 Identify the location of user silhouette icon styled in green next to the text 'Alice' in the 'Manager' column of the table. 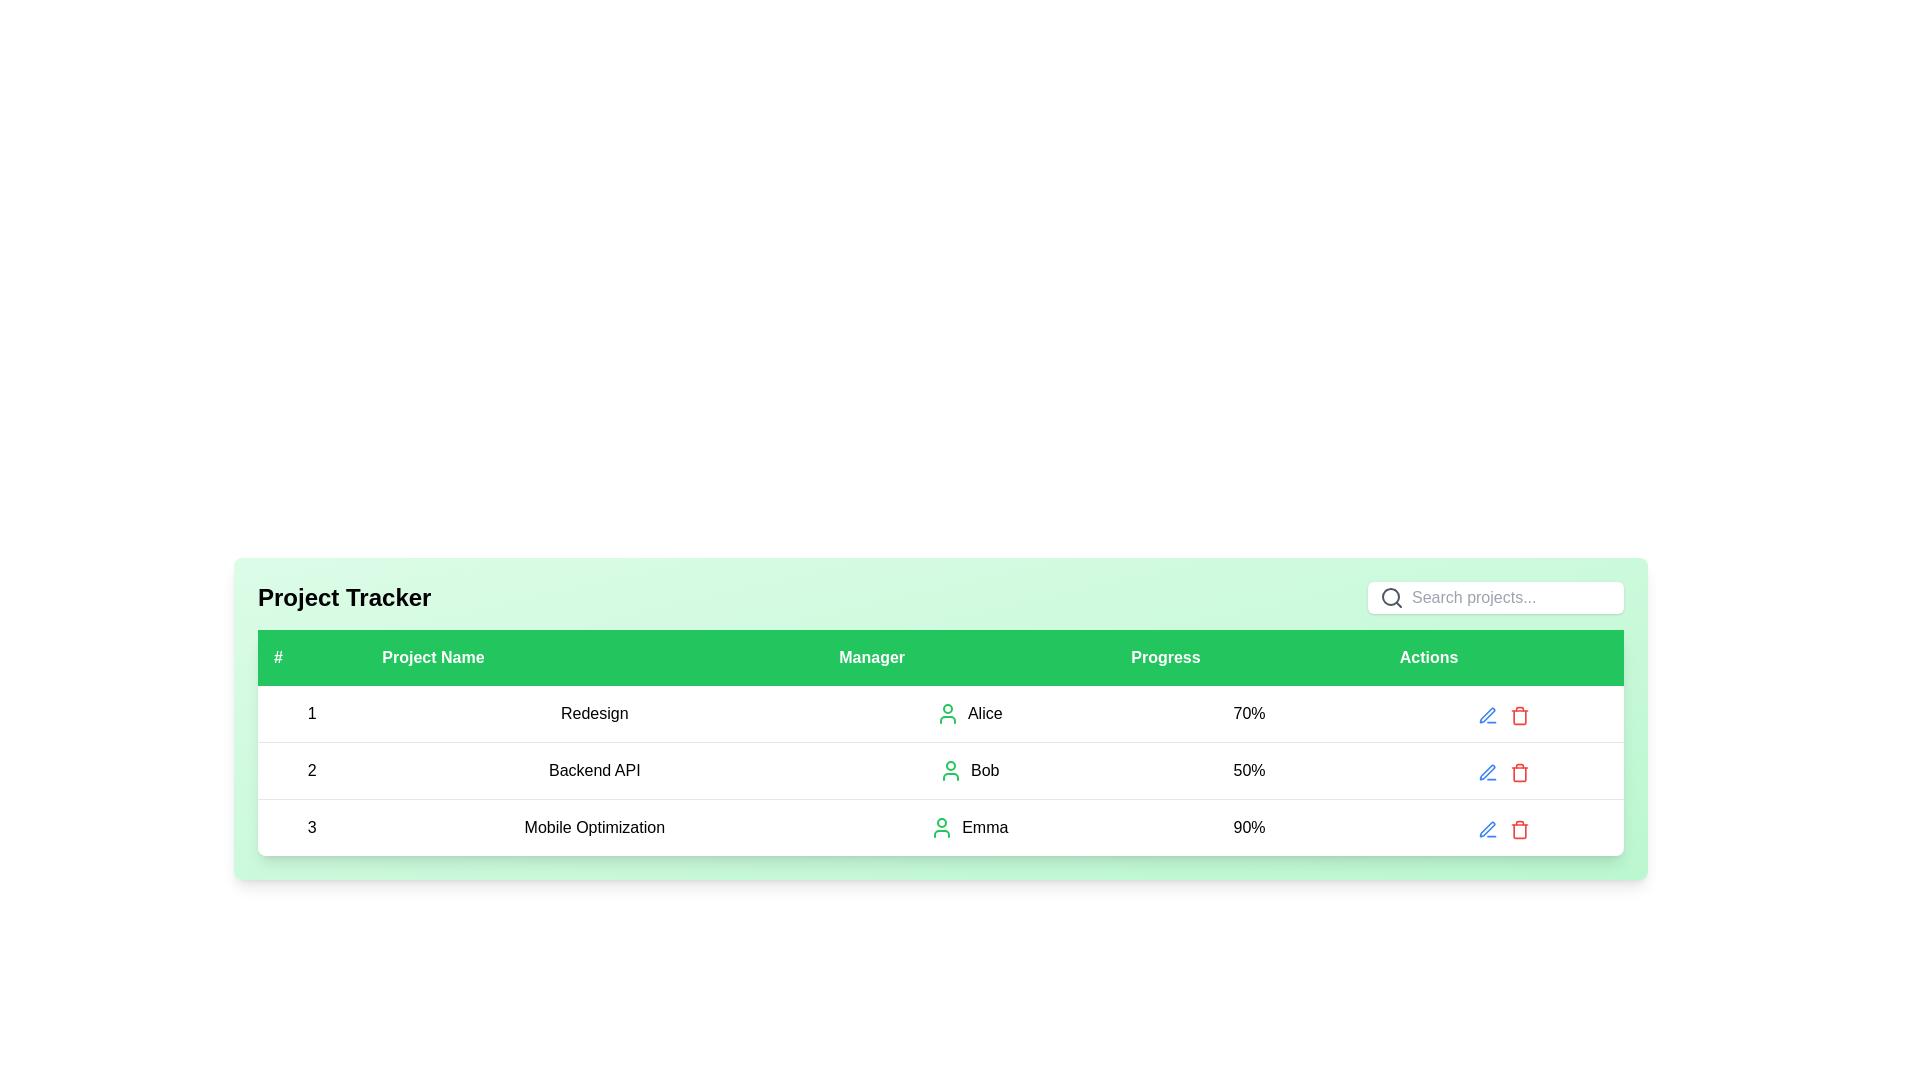
(946, 712).